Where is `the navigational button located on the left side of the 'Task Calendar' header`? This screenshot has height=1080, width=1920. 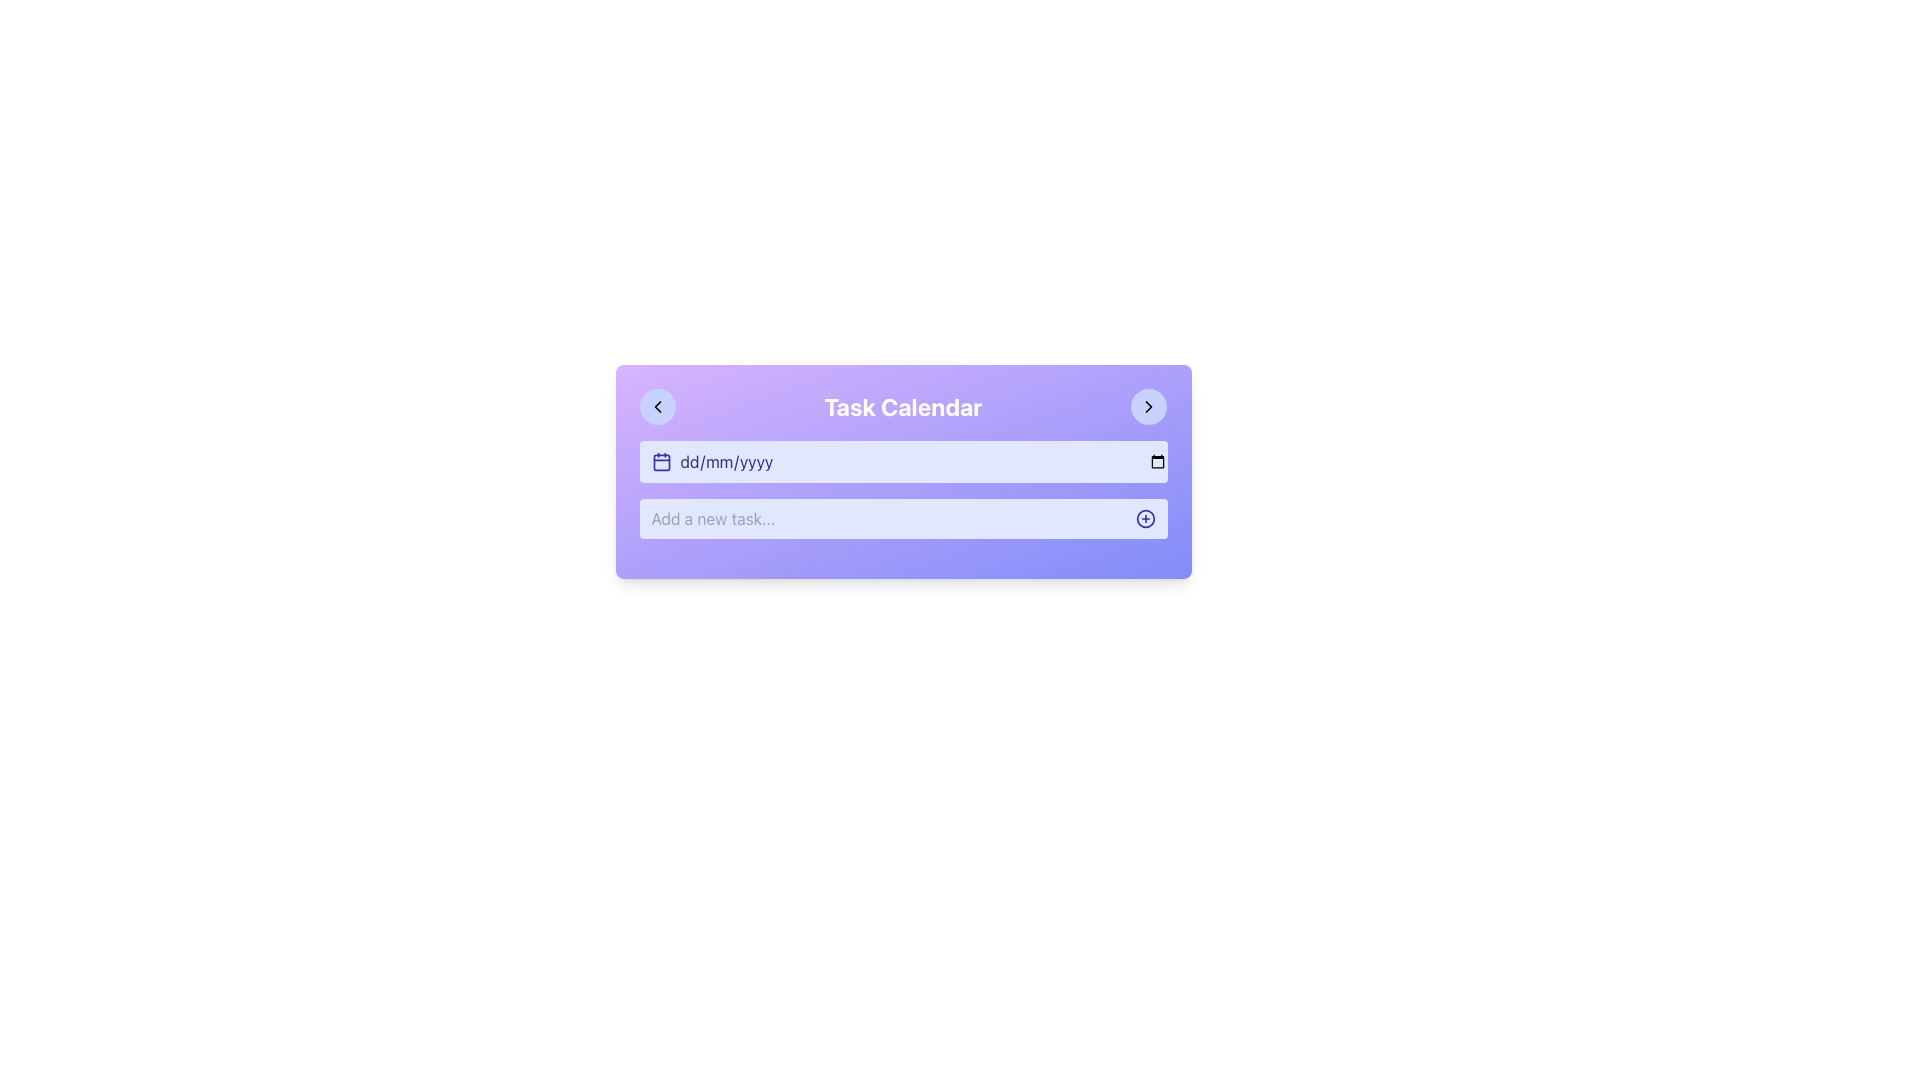
the navigational button located on the left side of the 'Task Calendar' header is located at coordinates (657, 406).